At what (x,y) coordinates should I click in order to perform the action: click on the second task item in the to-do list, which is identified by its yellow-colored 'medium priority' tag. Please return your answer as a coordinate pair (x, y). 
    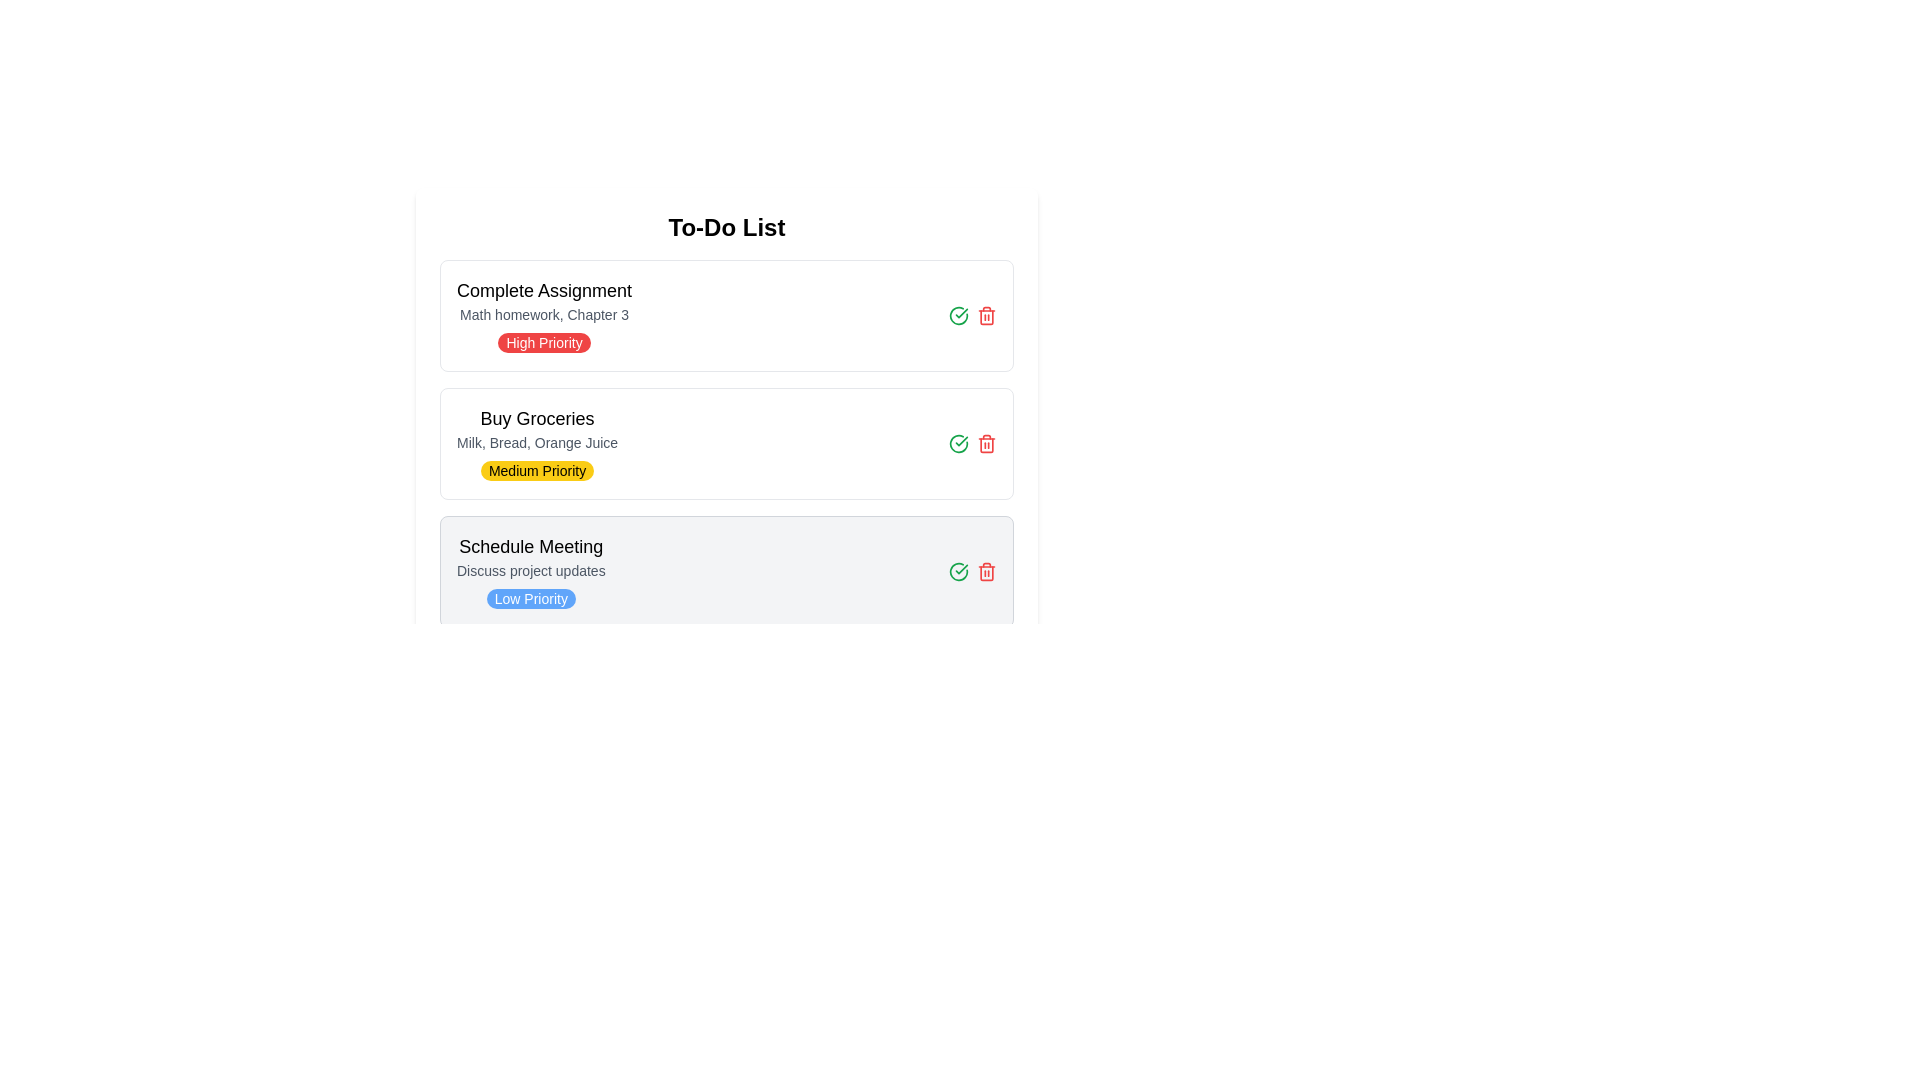
    Looking at the image, I should click on (725, 442).